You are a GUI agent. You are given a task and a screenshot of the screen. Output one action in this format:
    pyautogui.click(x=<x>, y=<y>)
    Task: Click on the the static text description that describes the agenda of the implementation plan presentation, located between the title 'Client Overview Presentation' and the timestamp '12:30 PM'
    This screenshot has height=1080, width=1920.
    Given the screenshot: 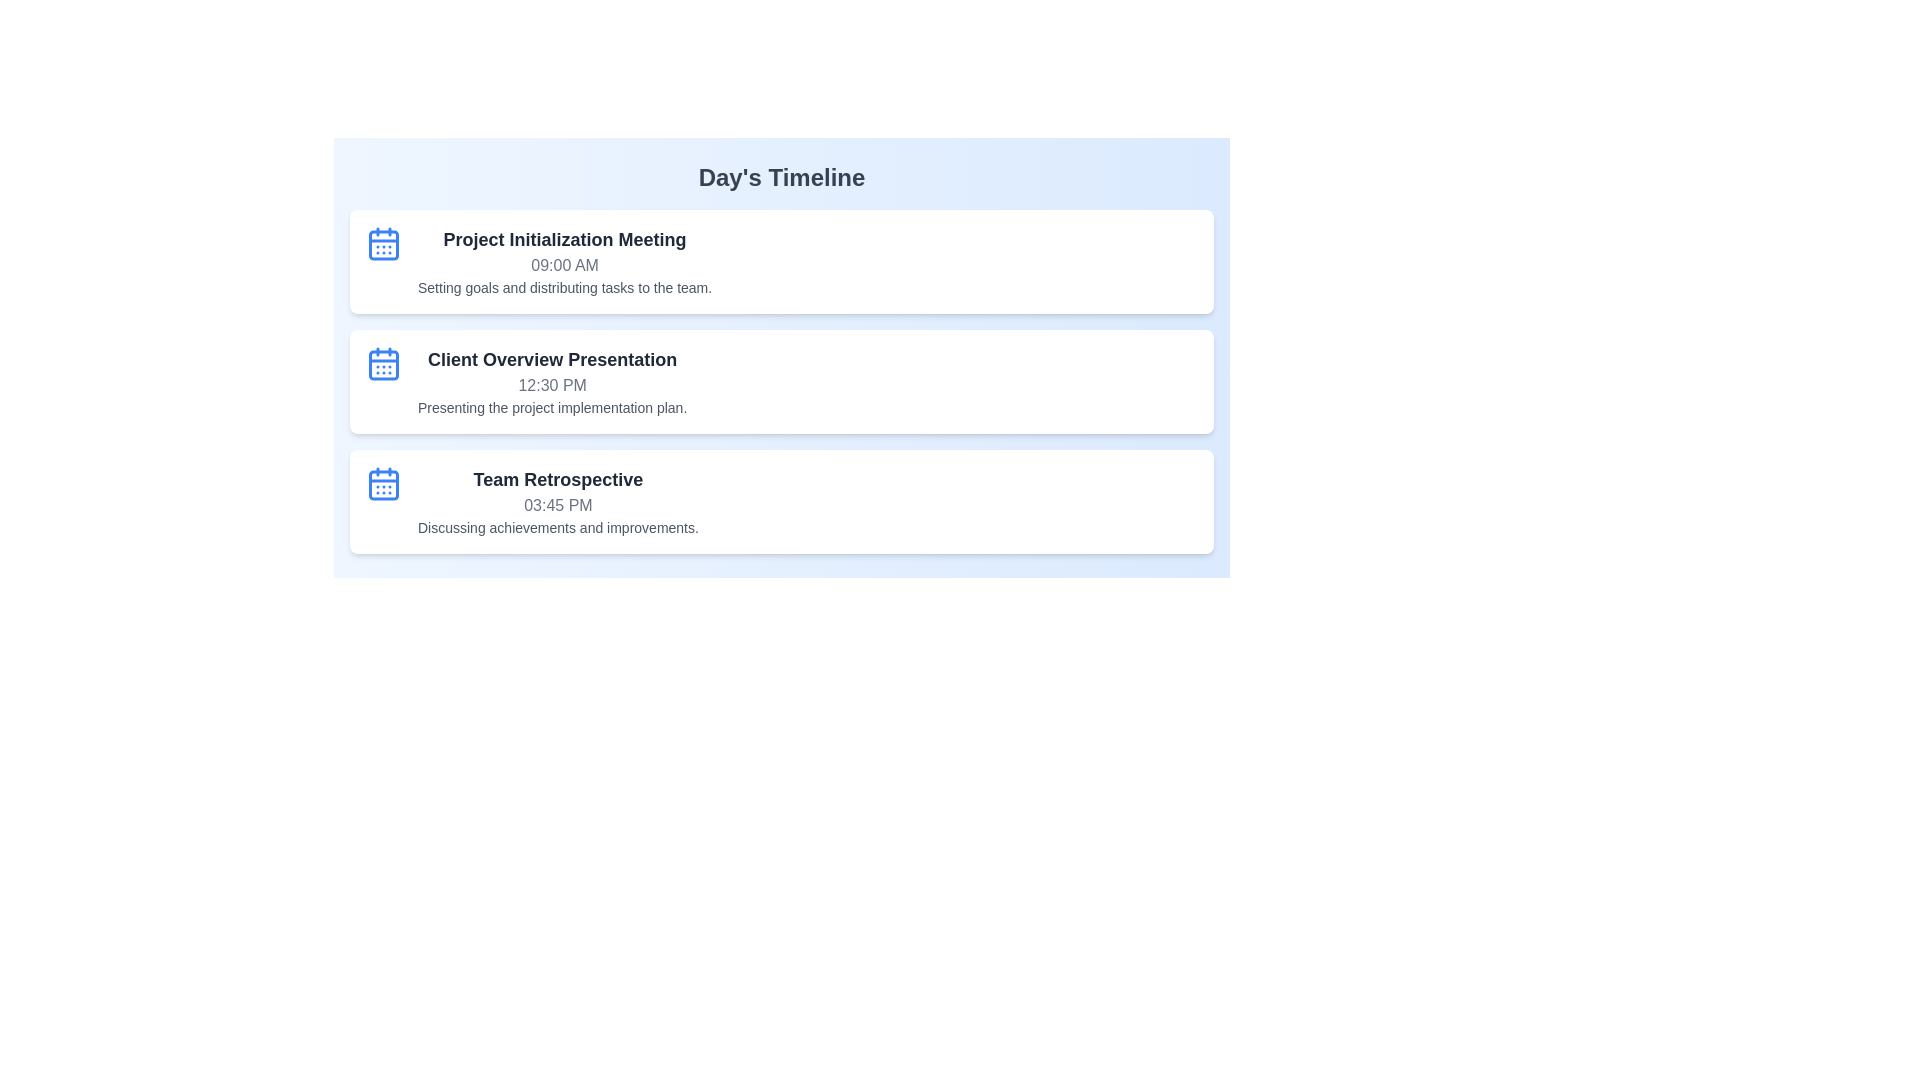 What is the action you would take?
    pyautogui.click(x=552, y=407)
    